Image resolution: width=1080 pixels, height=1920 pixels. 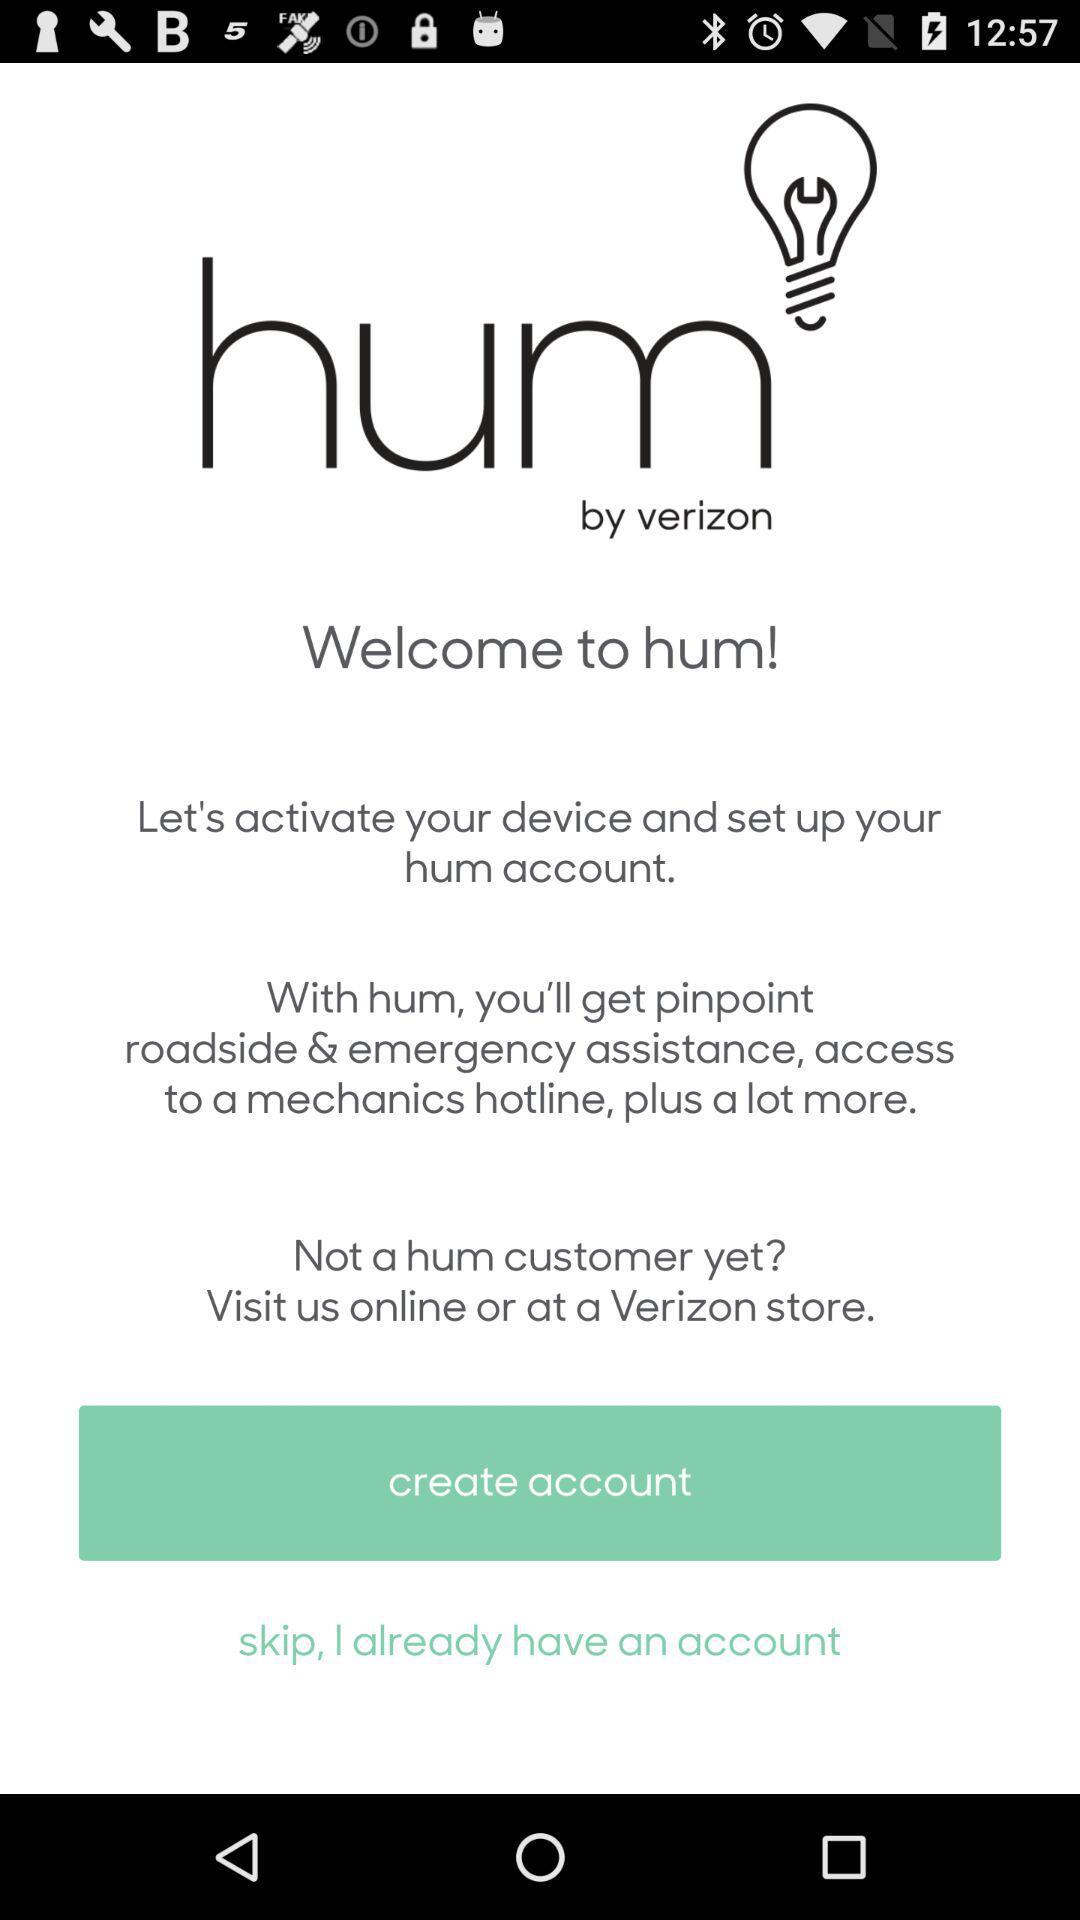 I want to click on icon below the create account icon, so click(x=540, y=1638).